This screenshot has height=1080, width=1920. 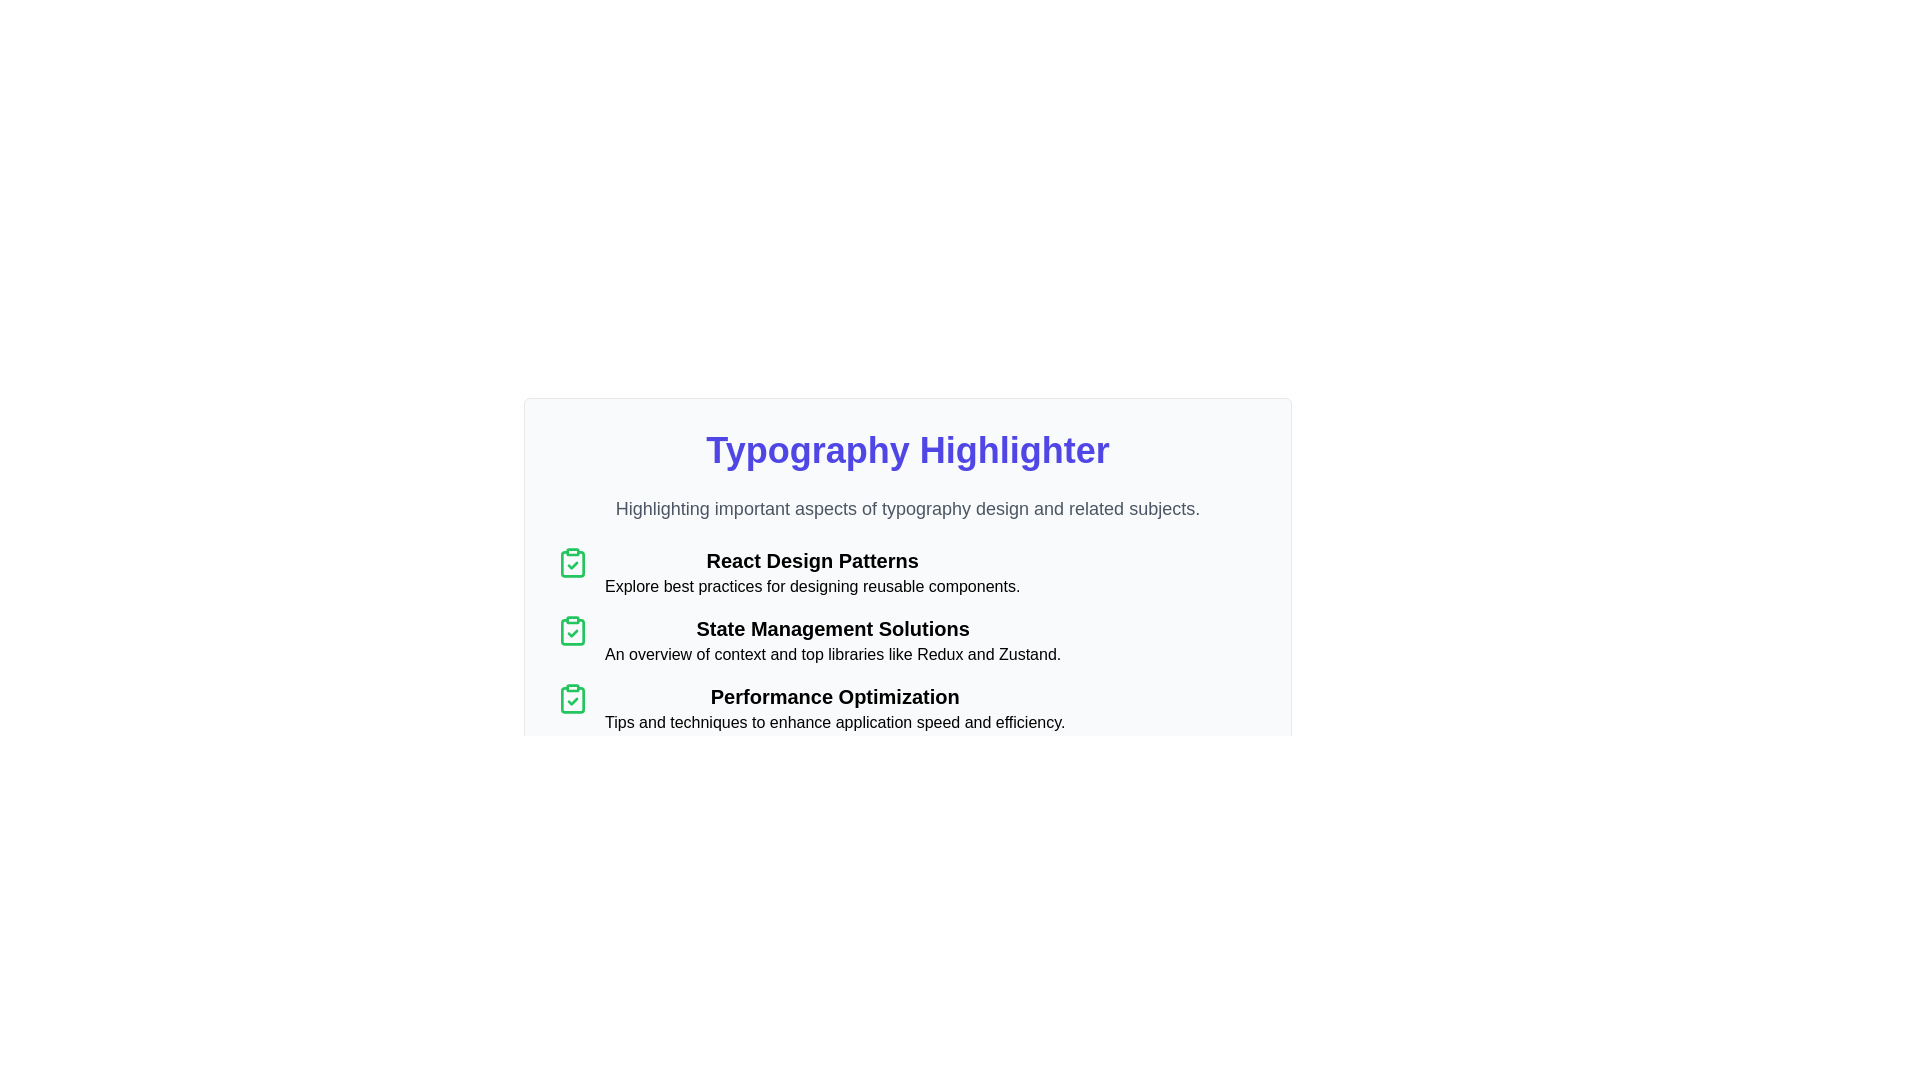 I want to click on heading text that serves as a title for the performance optimization section, located at the center bottom of the 'Typography Highlighter' content block, so click(x=835, y=696).